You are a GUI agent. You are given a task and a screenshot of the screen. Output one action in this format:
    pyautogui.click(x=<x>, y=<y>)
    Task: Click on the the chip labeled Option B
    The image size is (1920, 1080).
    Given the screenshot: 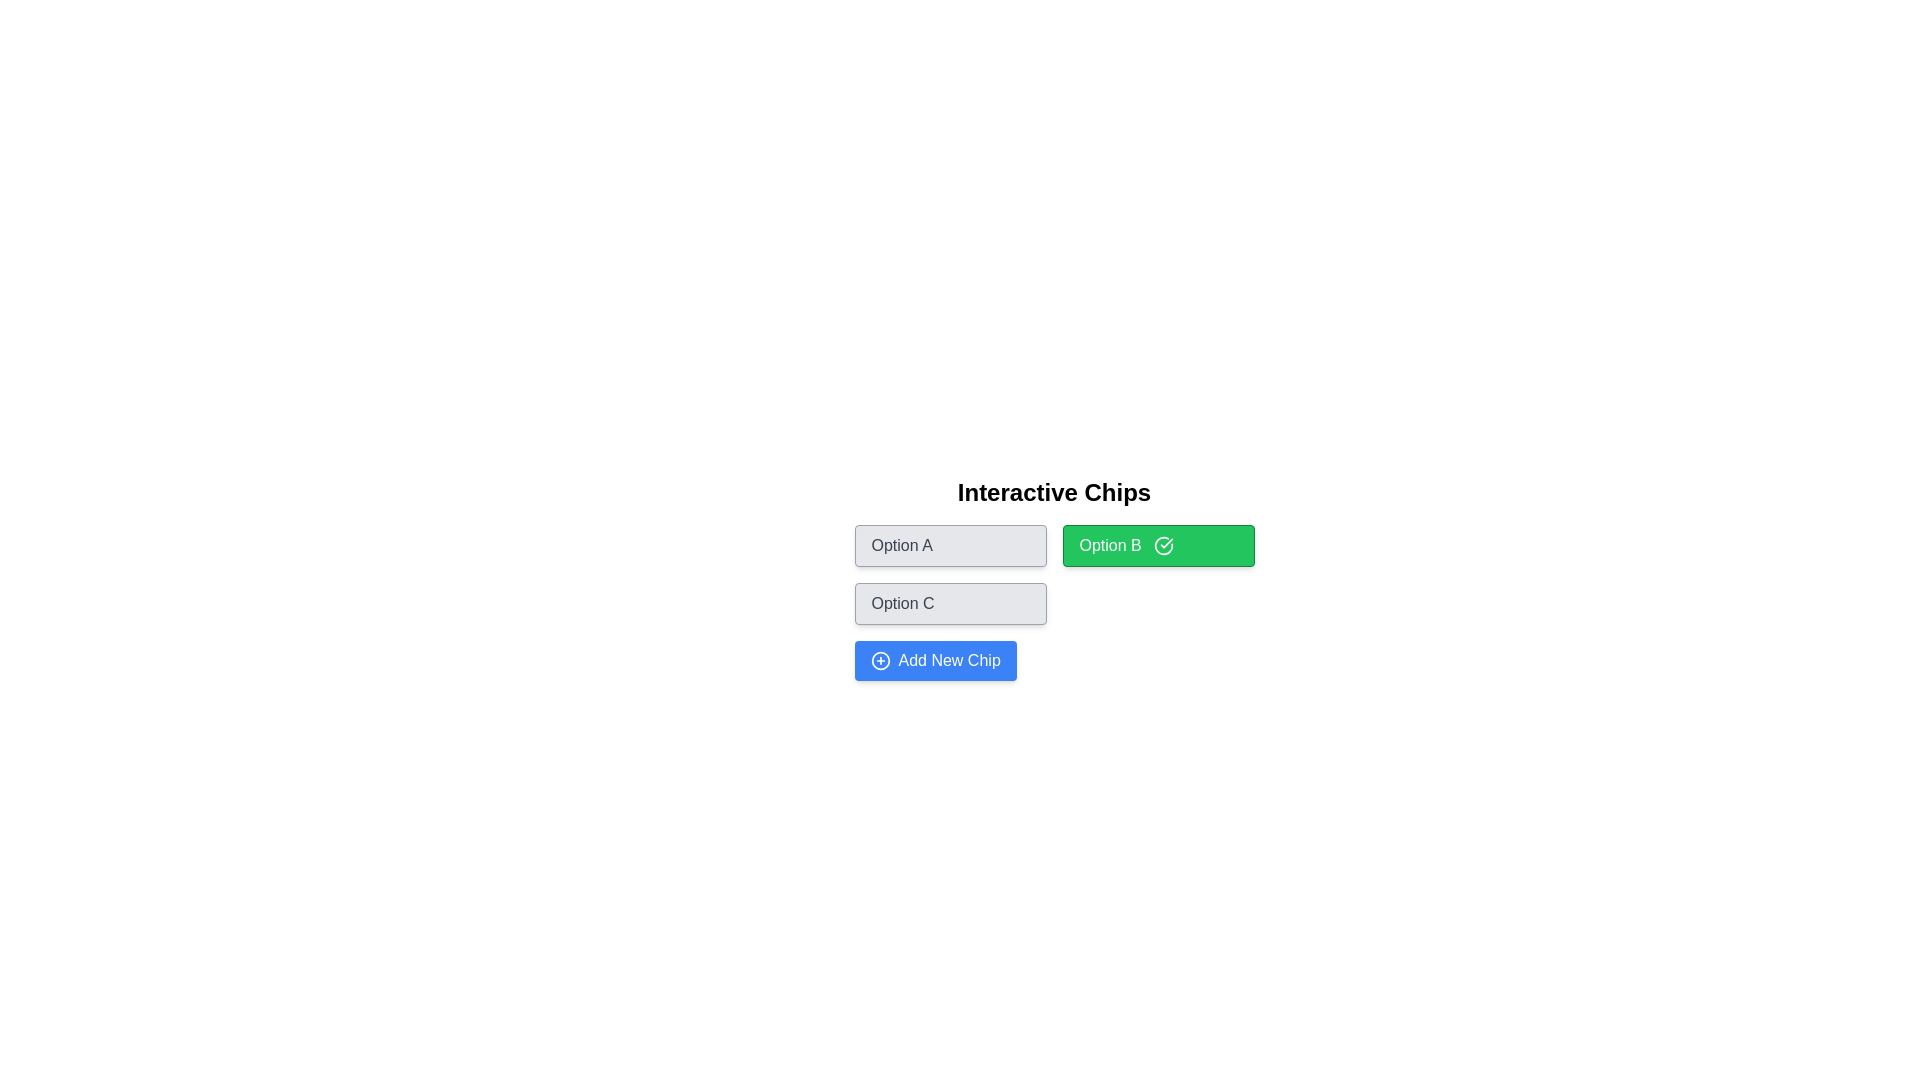 What is the action you would take?
    pyautogui.click(x=1158, y=546)
    